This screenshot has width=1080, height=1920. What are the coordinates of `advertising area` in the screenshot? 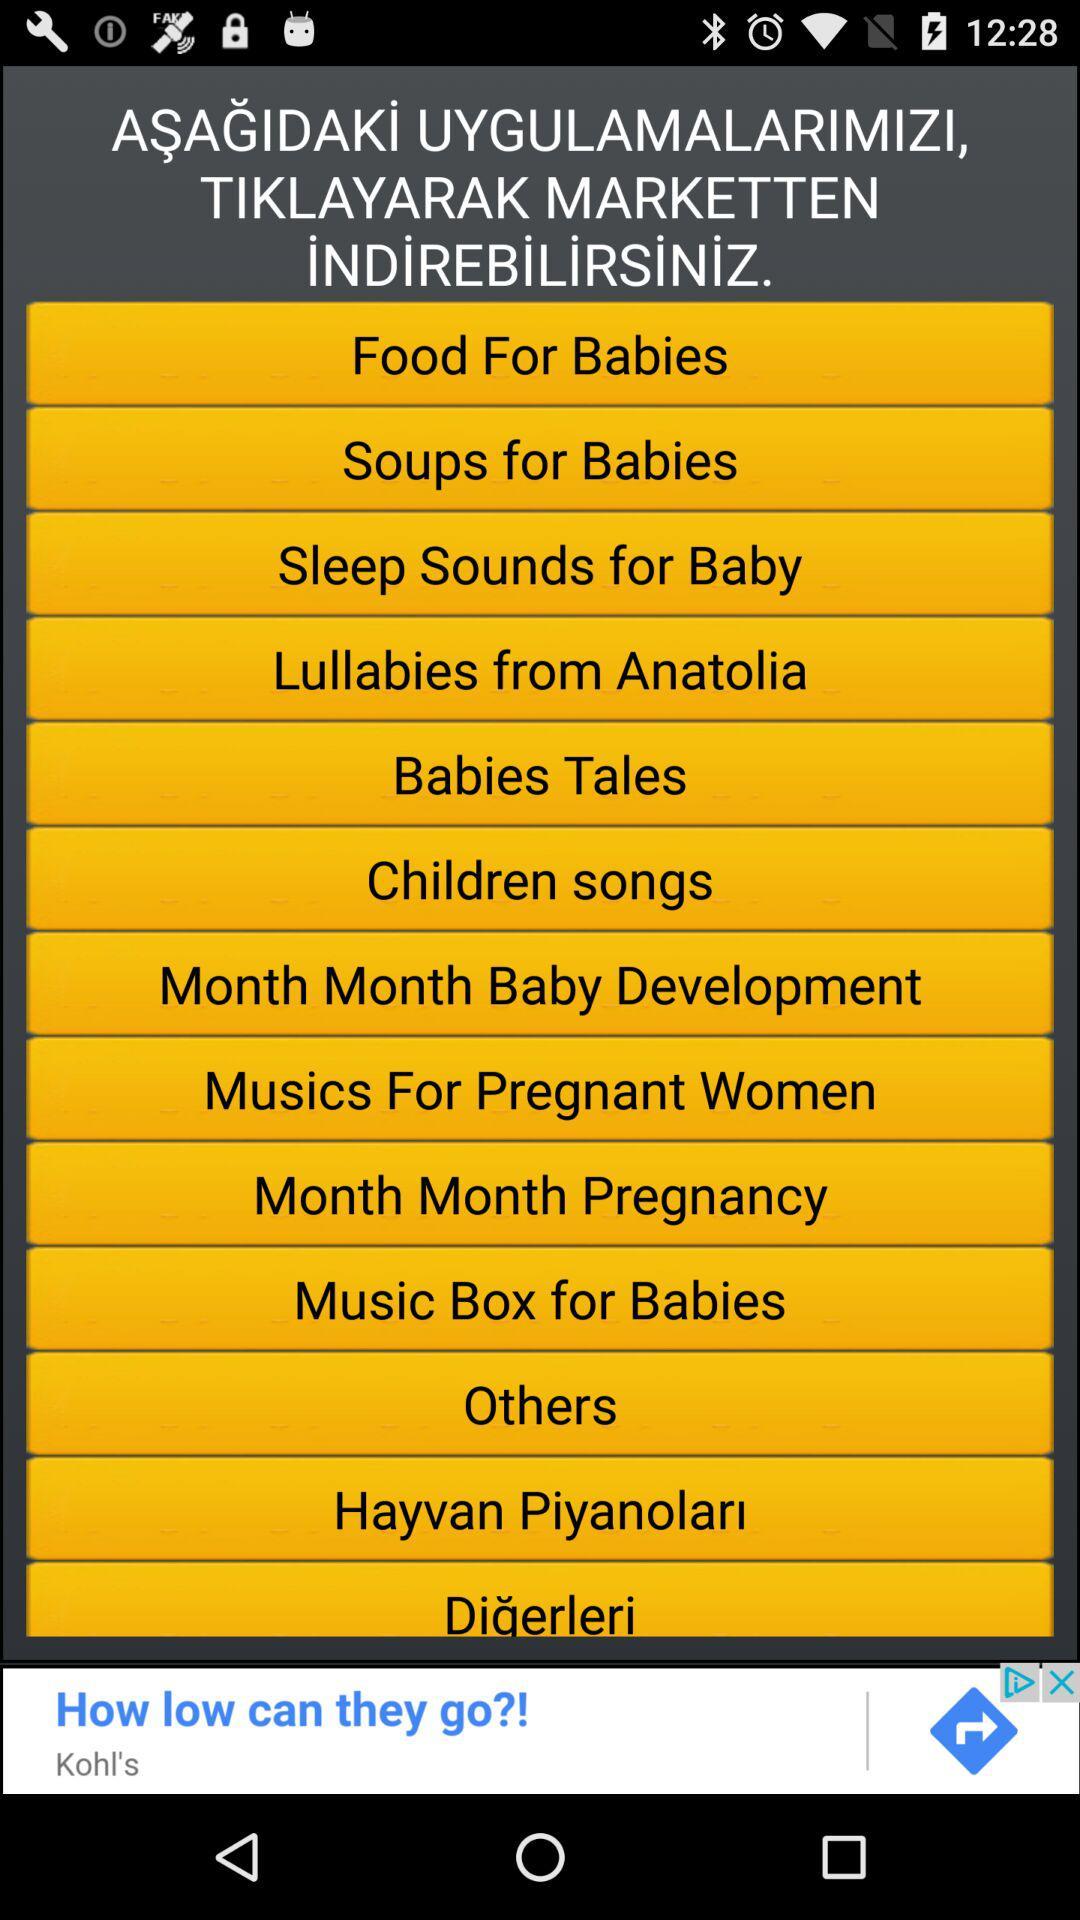 It's located at (540, 1727).